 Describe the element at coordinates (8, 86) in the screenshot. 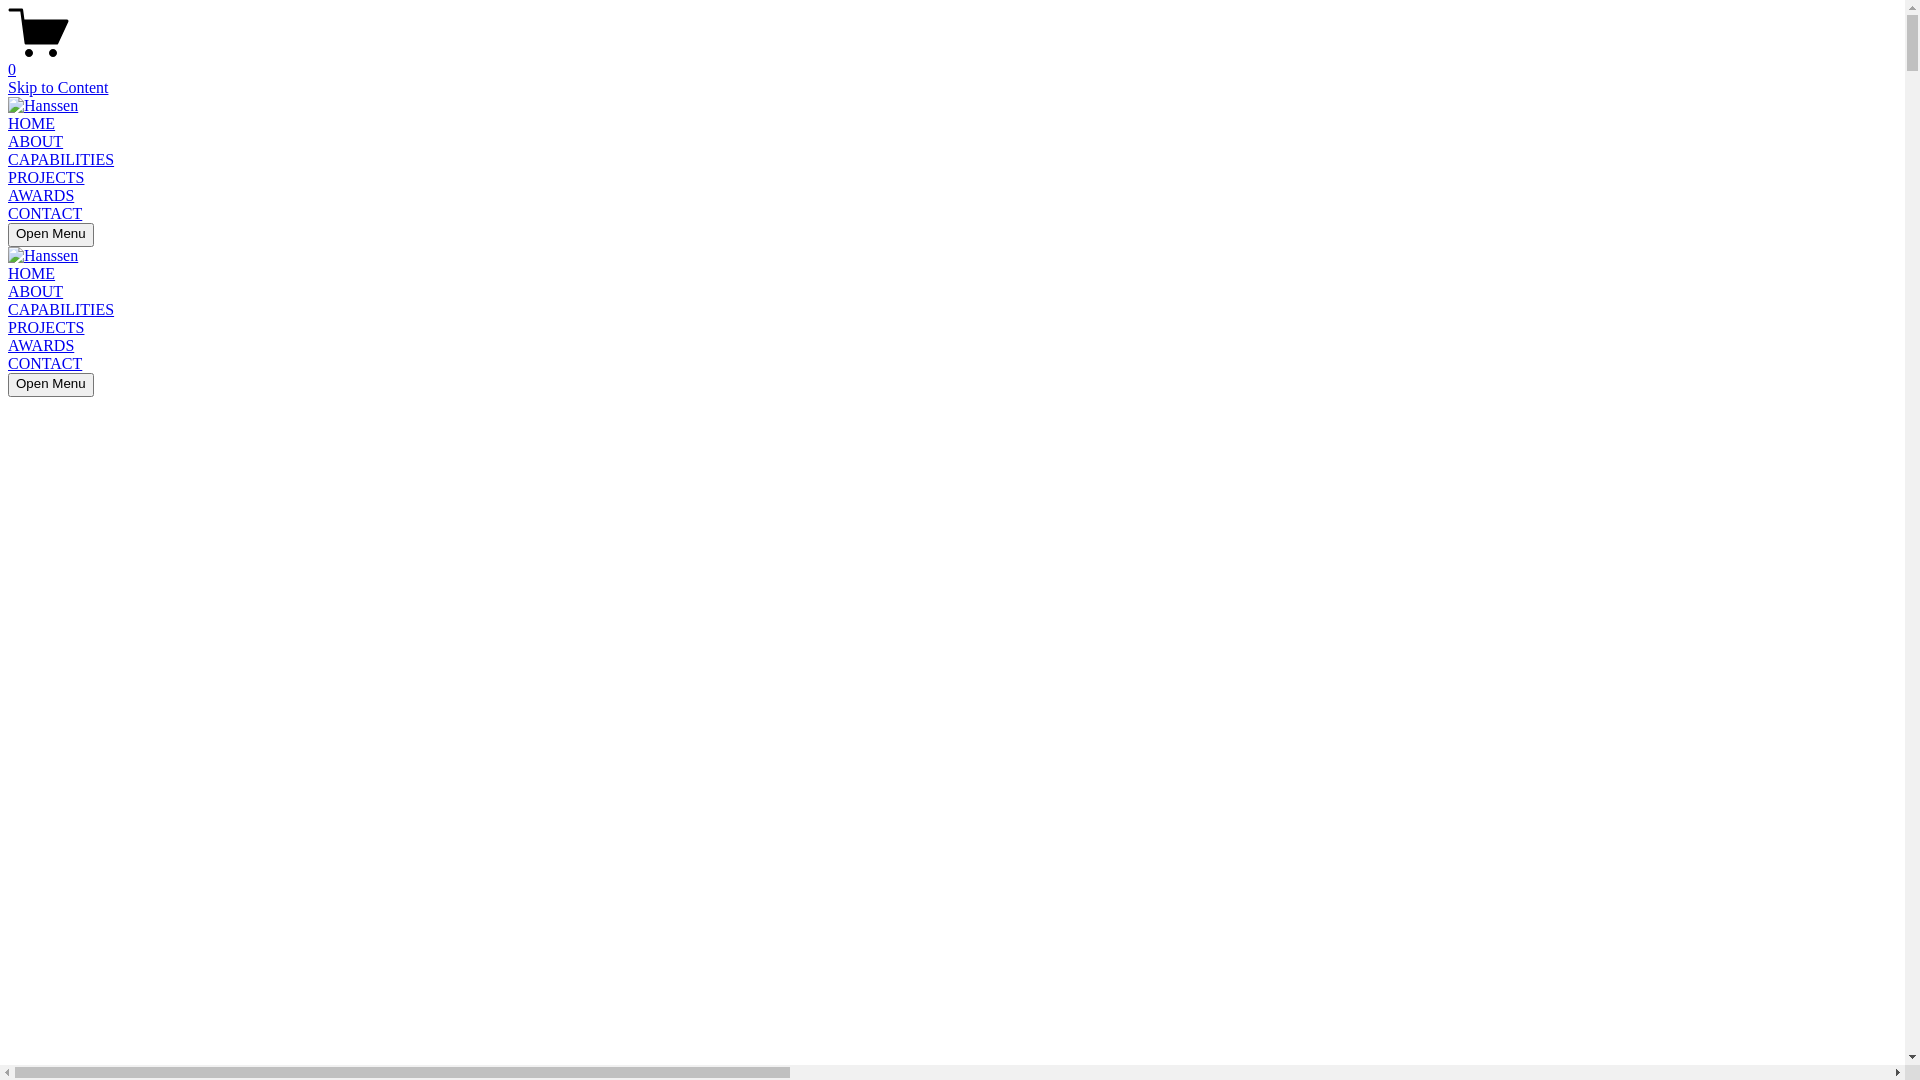

I see `'Skip to Content'` at that location.